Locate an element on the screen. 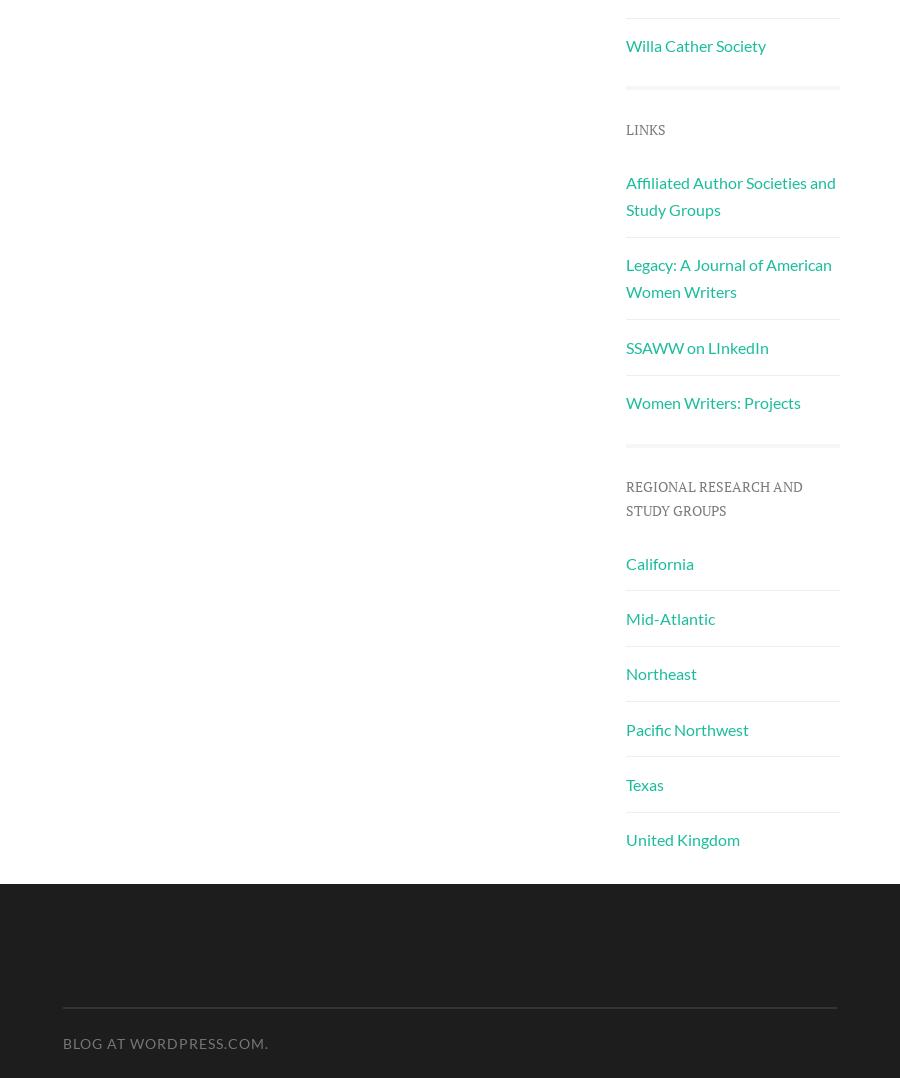 This screenshot has width=900, height=1078. 'California' is located at coordinates (624, 561).